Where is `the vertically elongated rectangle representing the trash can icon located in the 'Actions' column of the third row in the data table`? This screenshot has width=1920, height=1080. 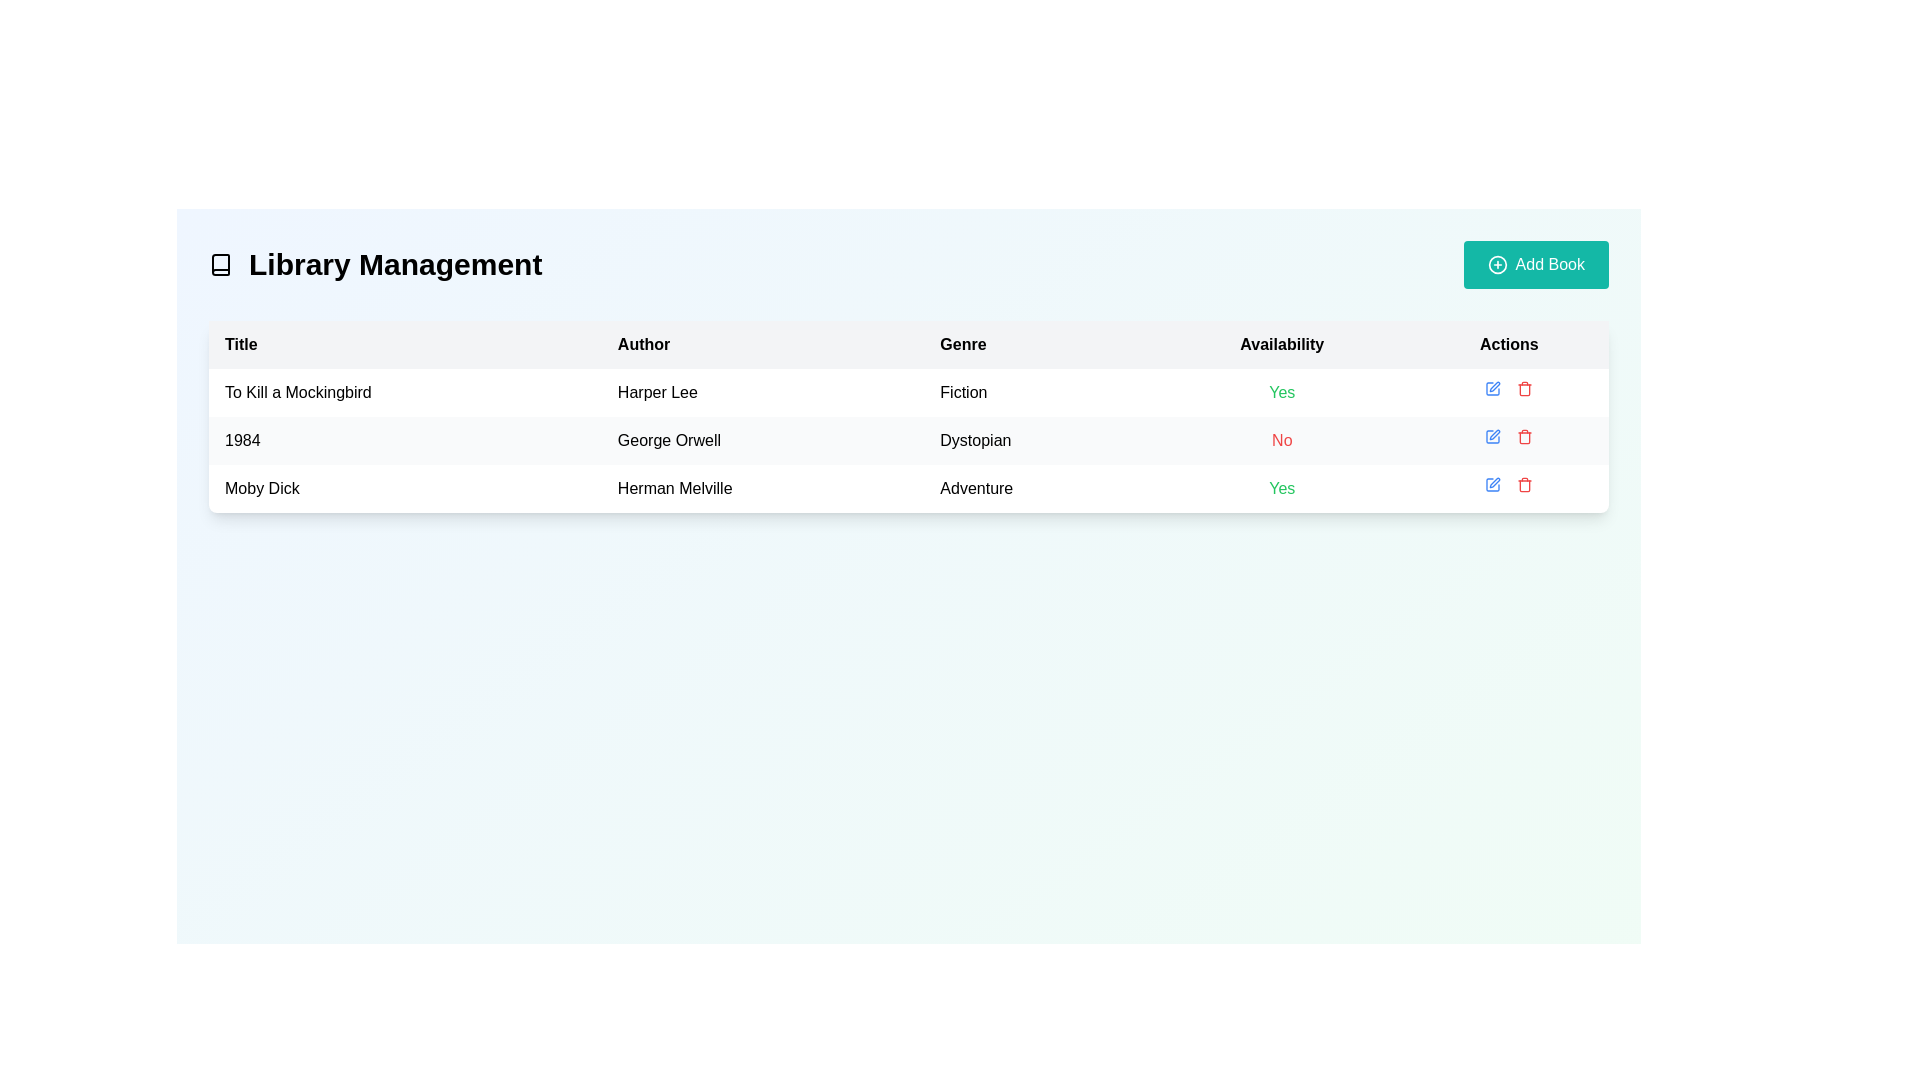 the vertically elongated rectangle representing the trash can icon located in the 'Actions' column of the third row in the data table is located at coordinates (1524, 486).